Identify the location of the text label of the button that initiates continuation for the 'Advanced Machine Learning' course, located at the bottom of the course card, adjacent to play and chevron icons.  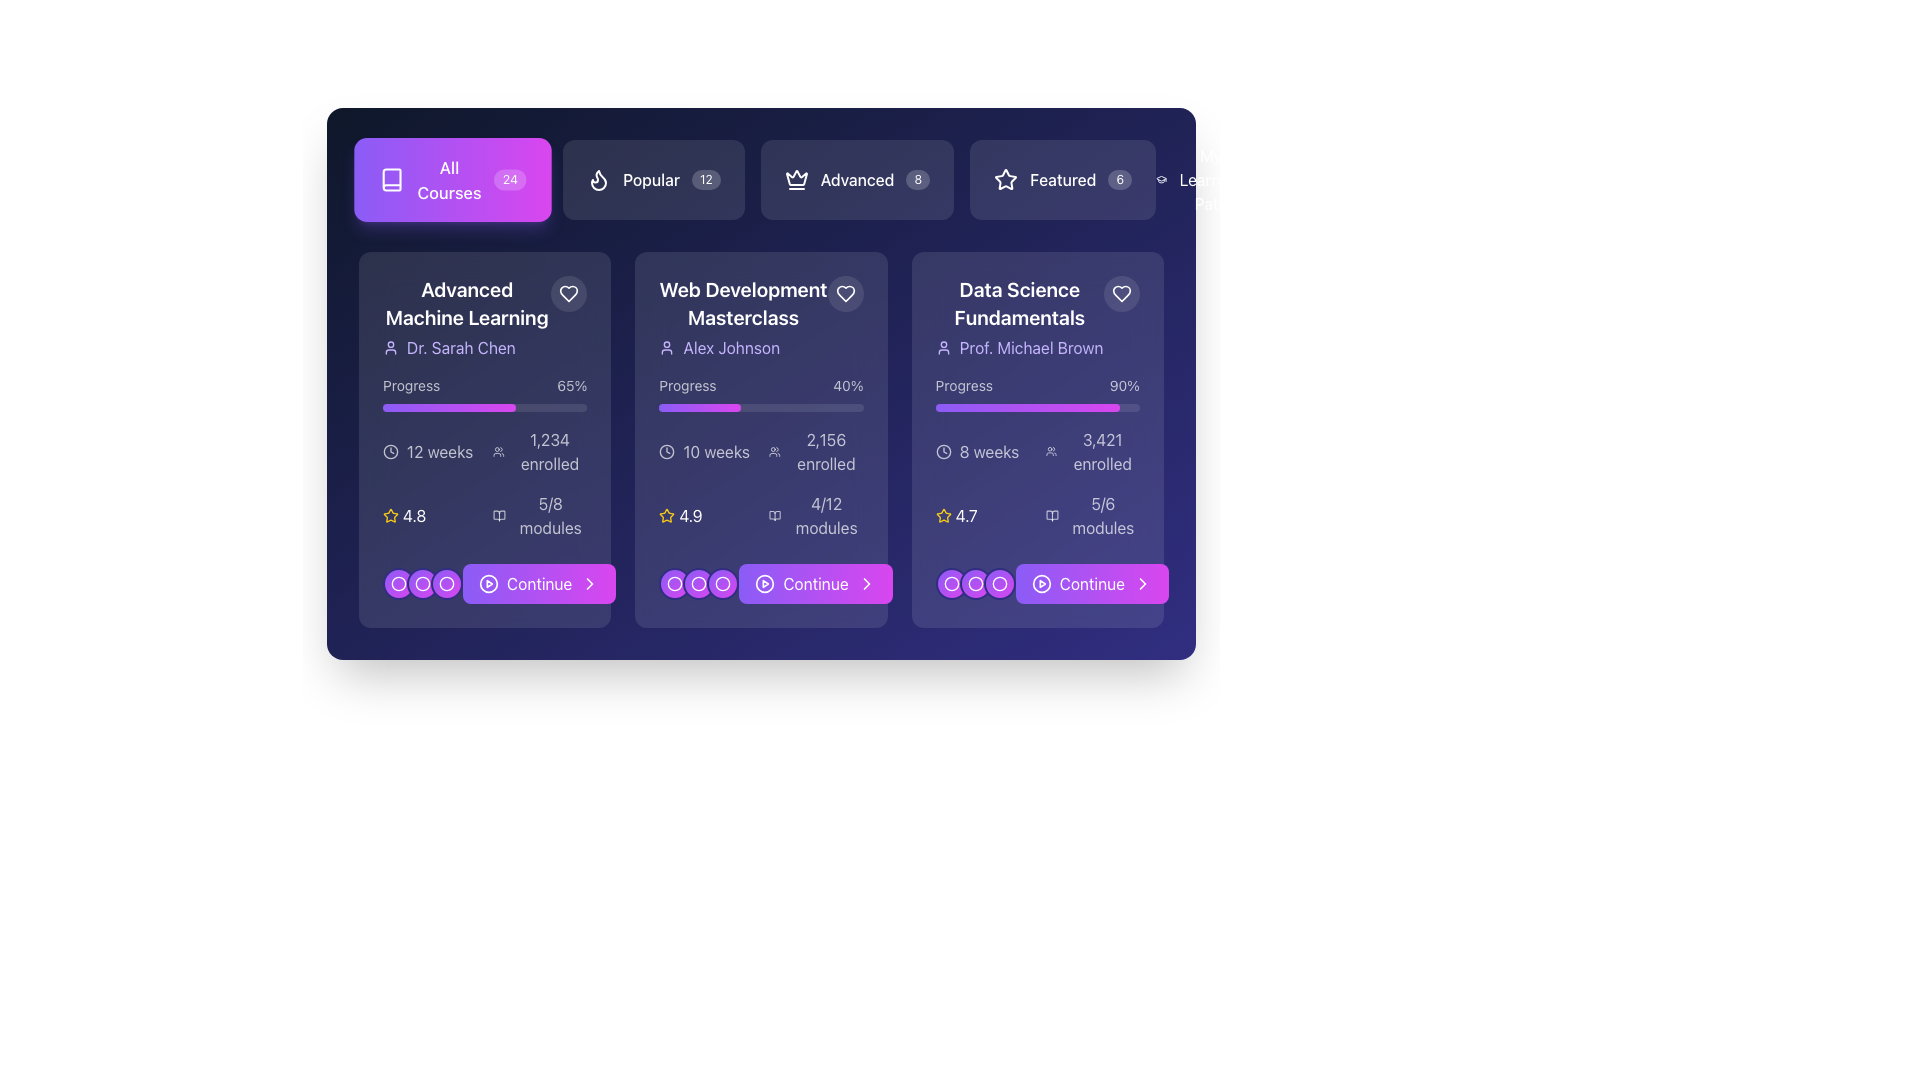
(539, 583).